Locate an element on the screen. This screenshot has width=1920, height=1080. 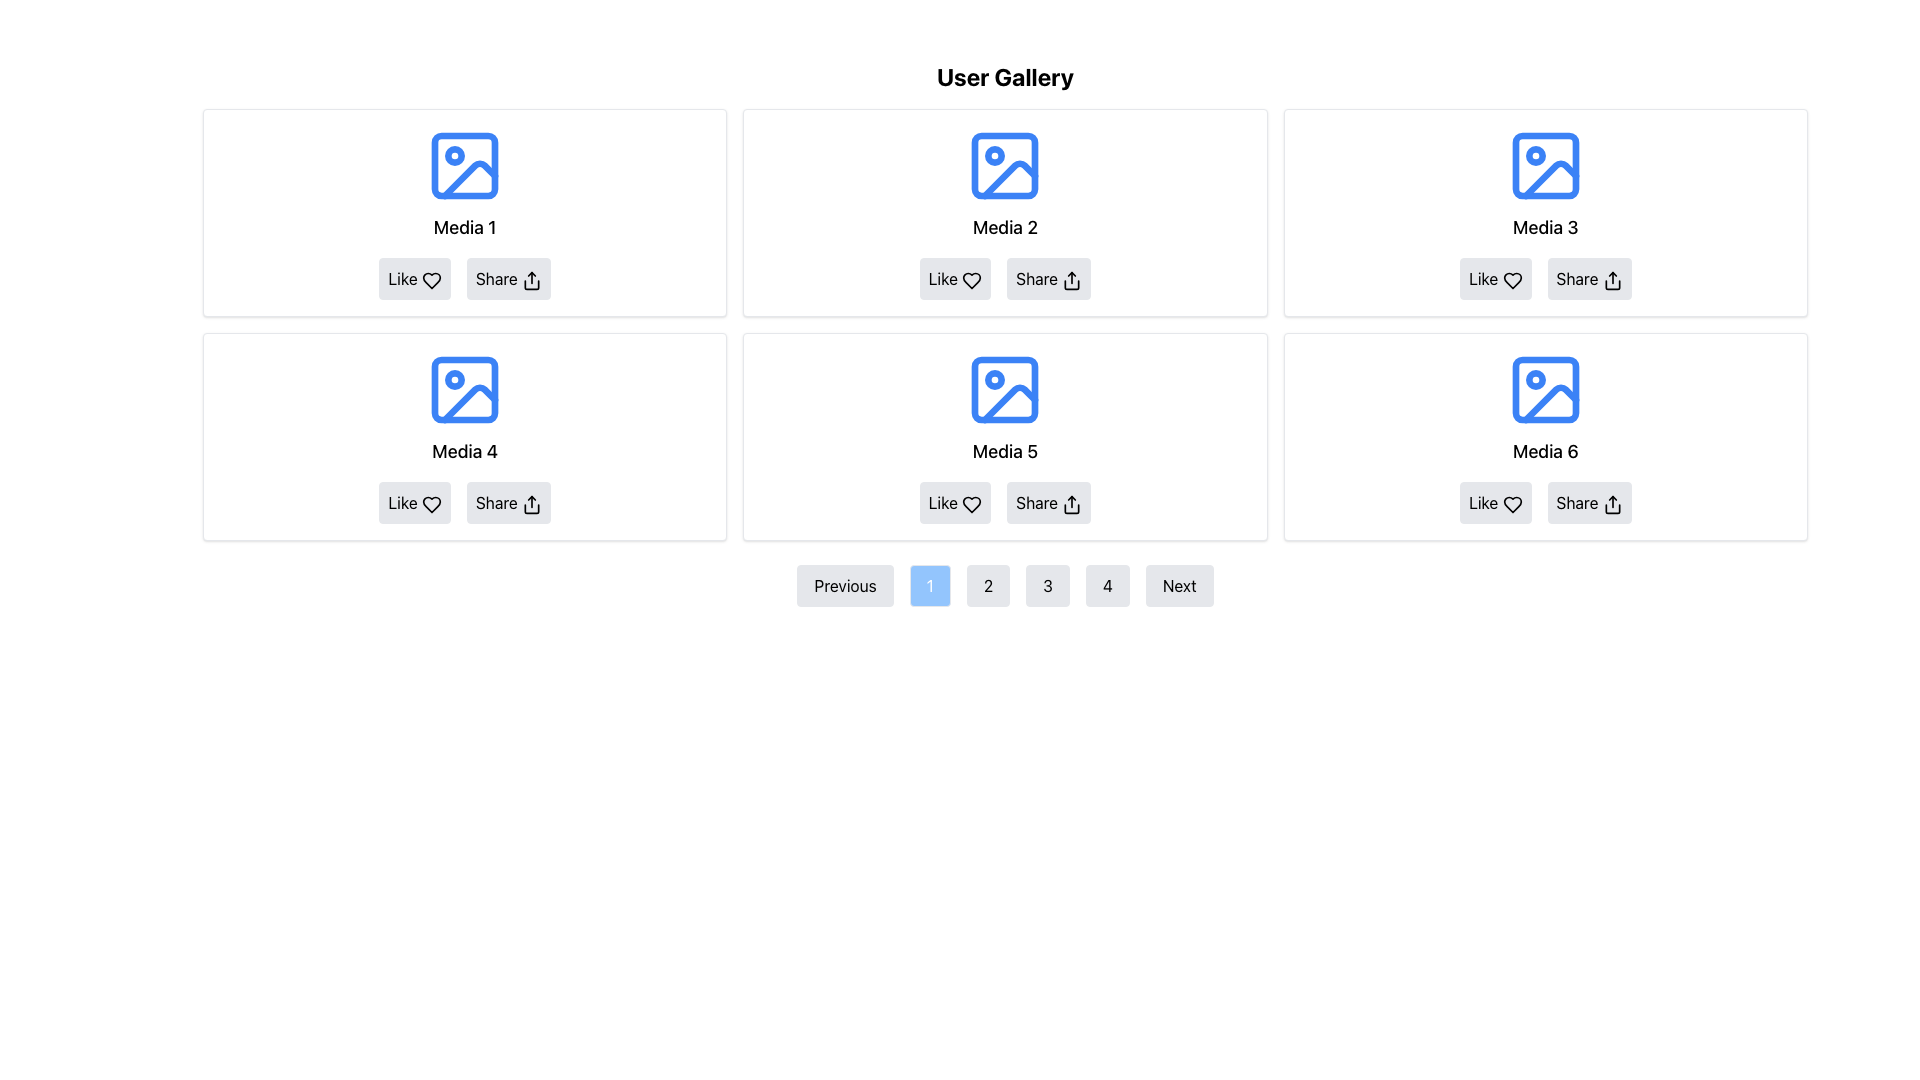
the 'Like' button with a light gray background and rounded edges, located at the bottom-left corner of the 'Media 6' card in the last row is located at coordinates (1494, 501).